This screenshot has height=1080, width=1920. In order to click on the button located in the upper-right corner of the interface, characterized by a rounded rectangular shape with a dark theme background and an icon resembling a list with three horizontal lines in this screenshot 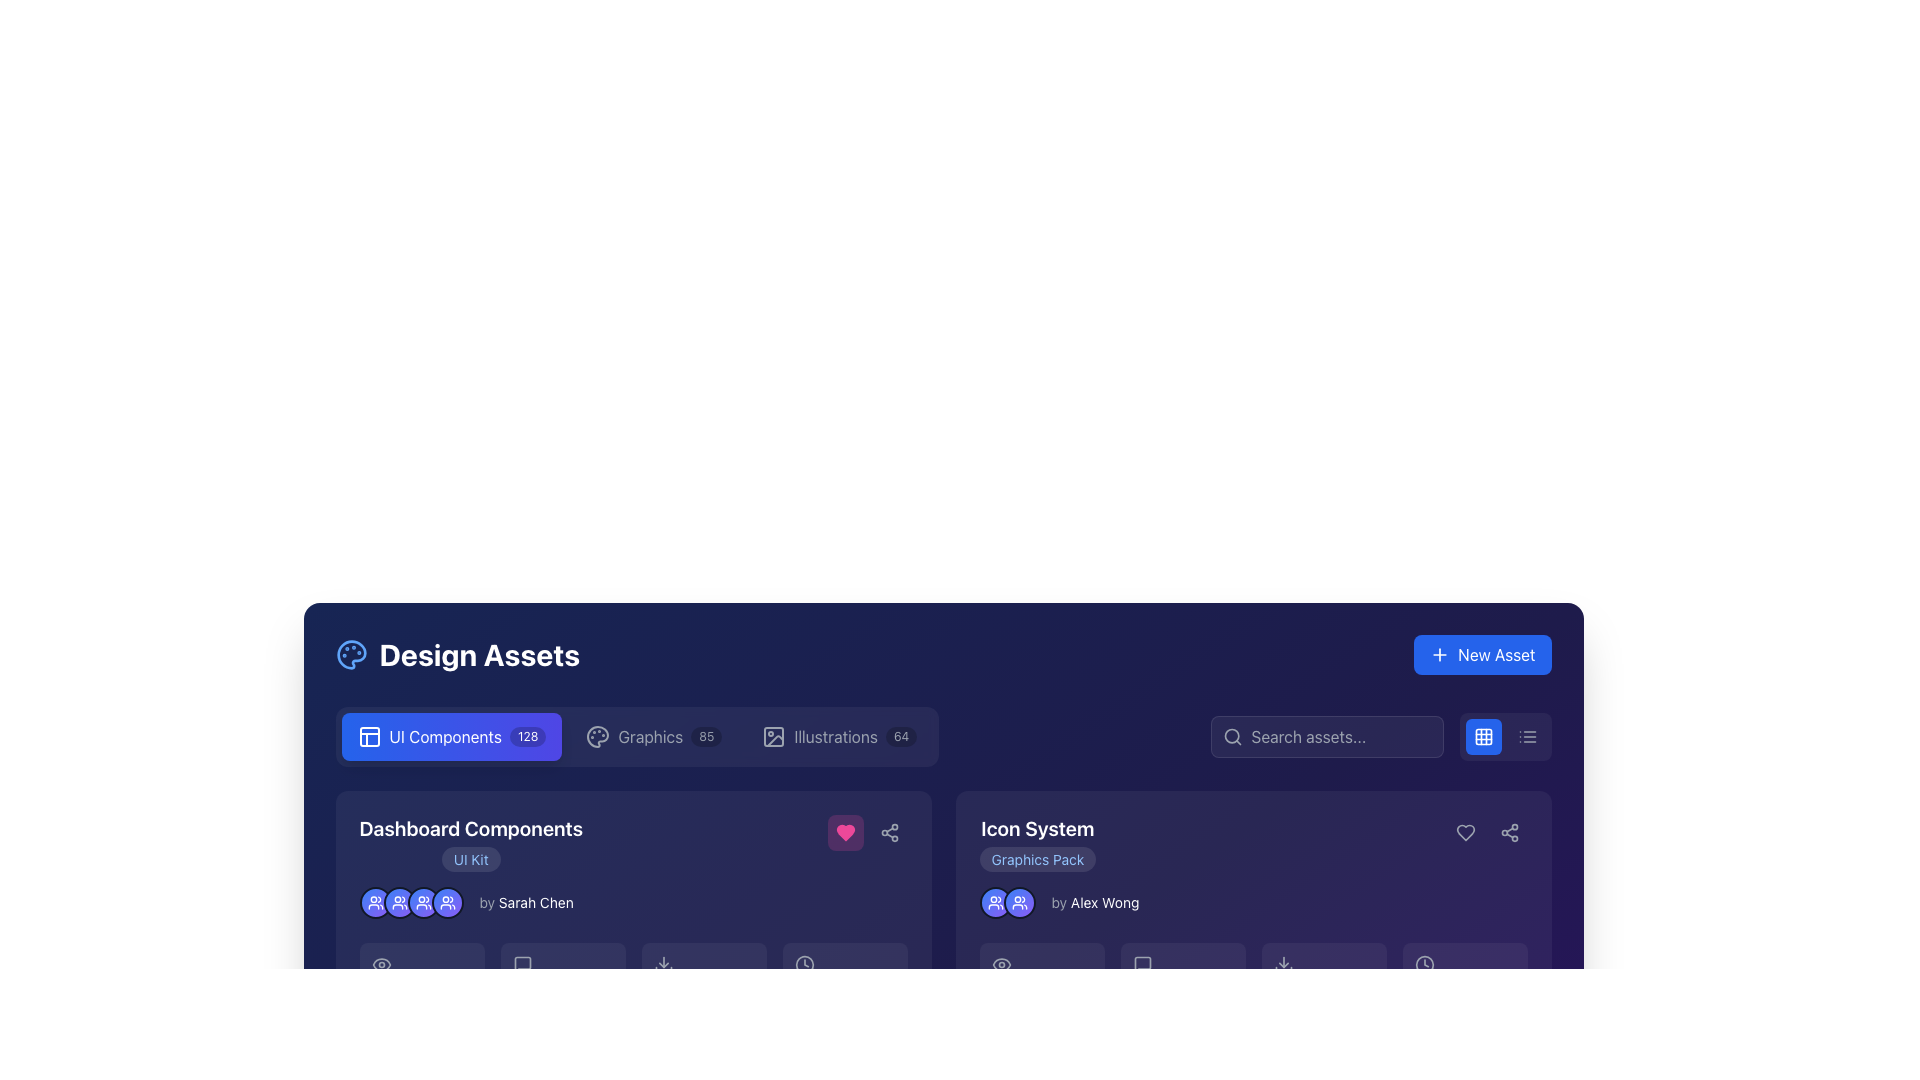, I will do `click(1526, 736)`.